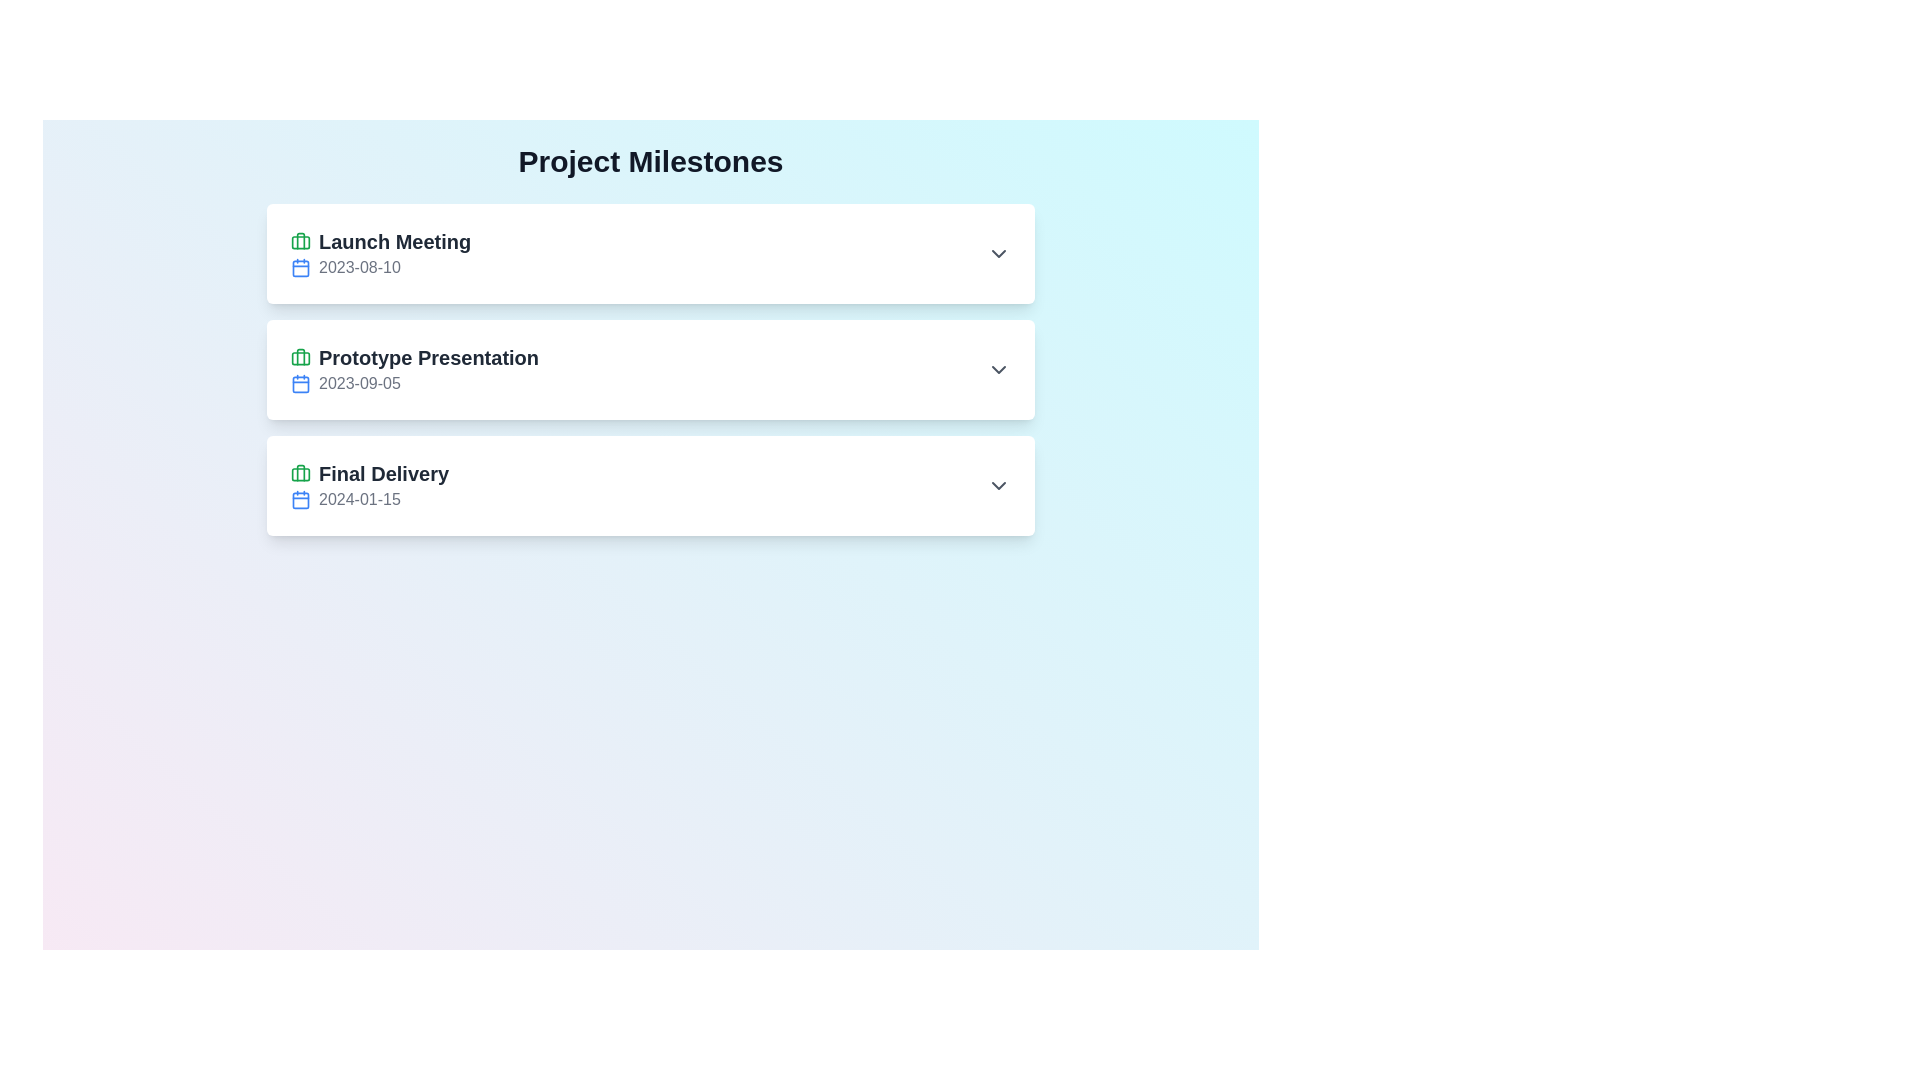  Describe the element at coordinates (414, 357) in the screenshot. I see `the Text Label that identifies a project milestone event, positioned in the second row of the 'Project Milestones' list, between 'Launch Meeting' and 'Final Delivery'` at that location.